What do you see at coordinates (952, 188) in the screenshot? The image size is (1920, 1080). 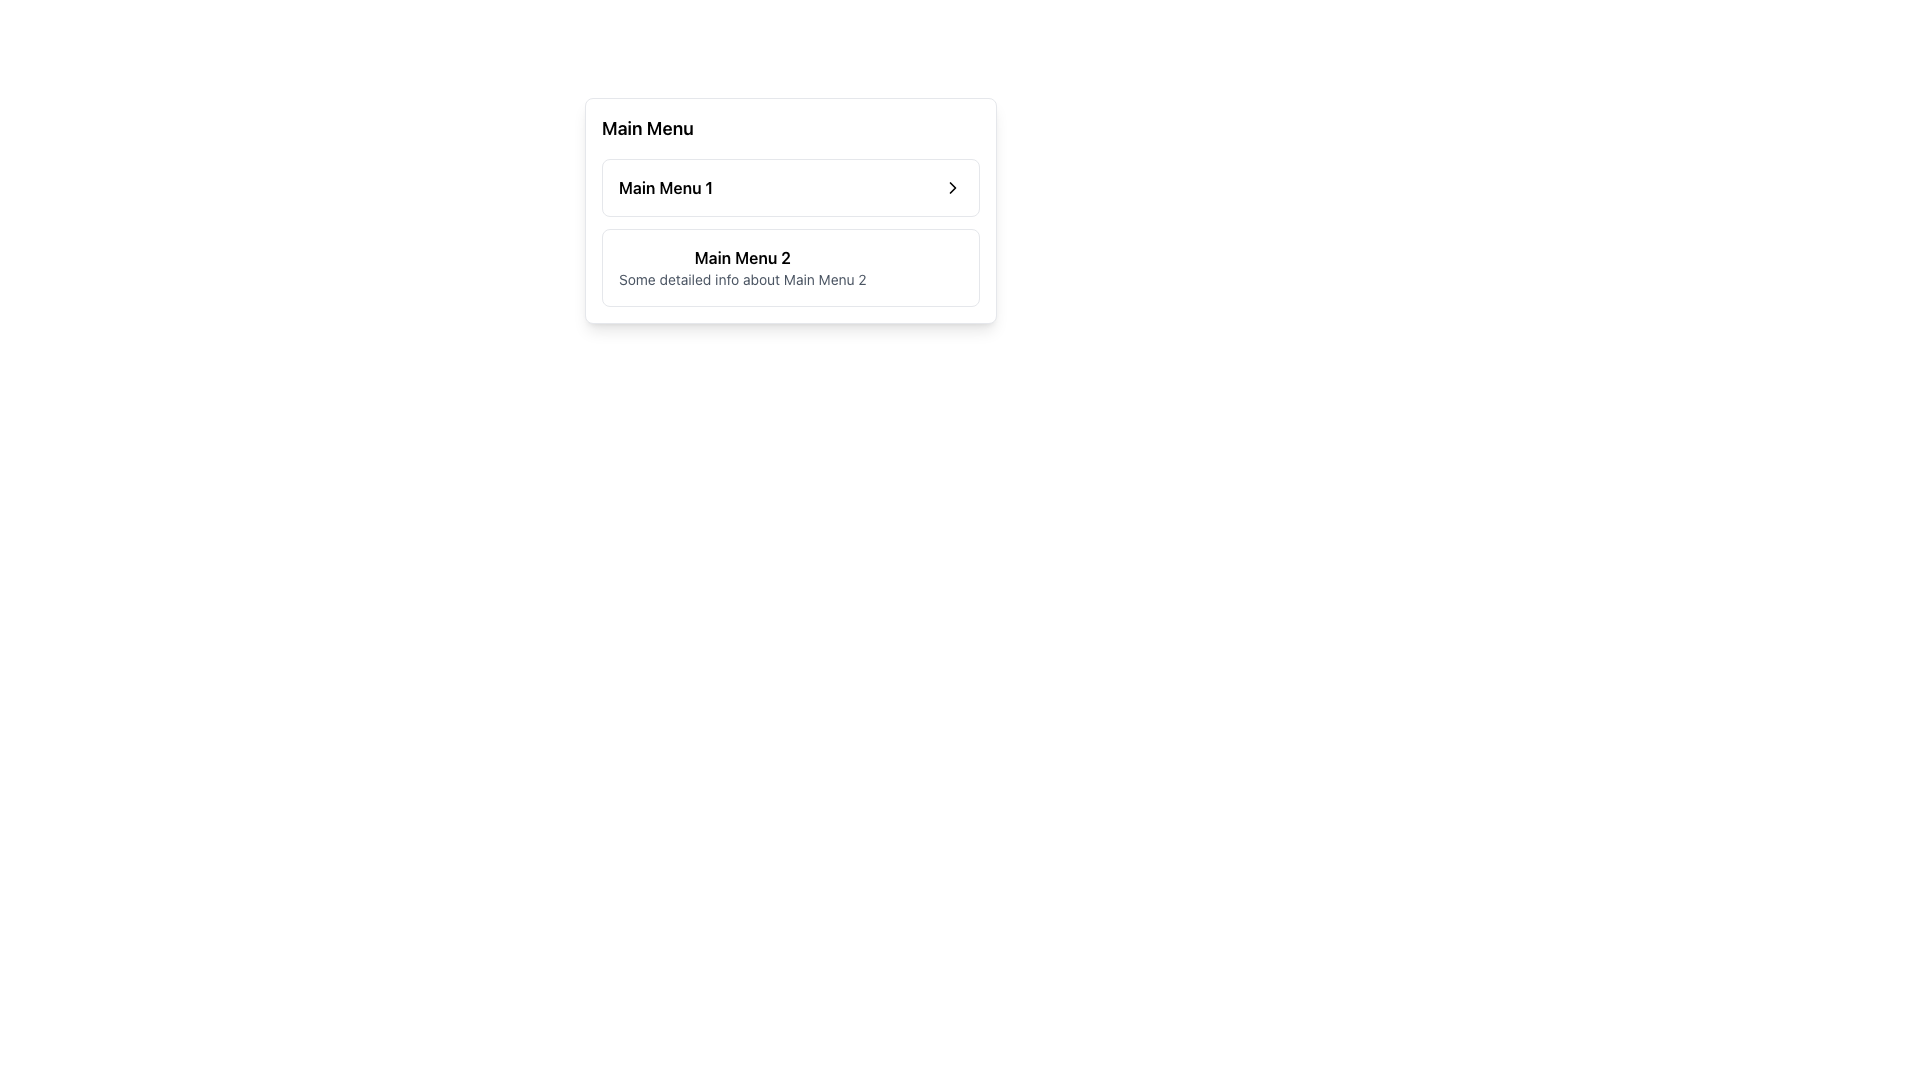 I see `the chevron icon indicating the expandable 'Main Menu 1' item, located at the far right end of the list item` at bounding box center [952, 188].